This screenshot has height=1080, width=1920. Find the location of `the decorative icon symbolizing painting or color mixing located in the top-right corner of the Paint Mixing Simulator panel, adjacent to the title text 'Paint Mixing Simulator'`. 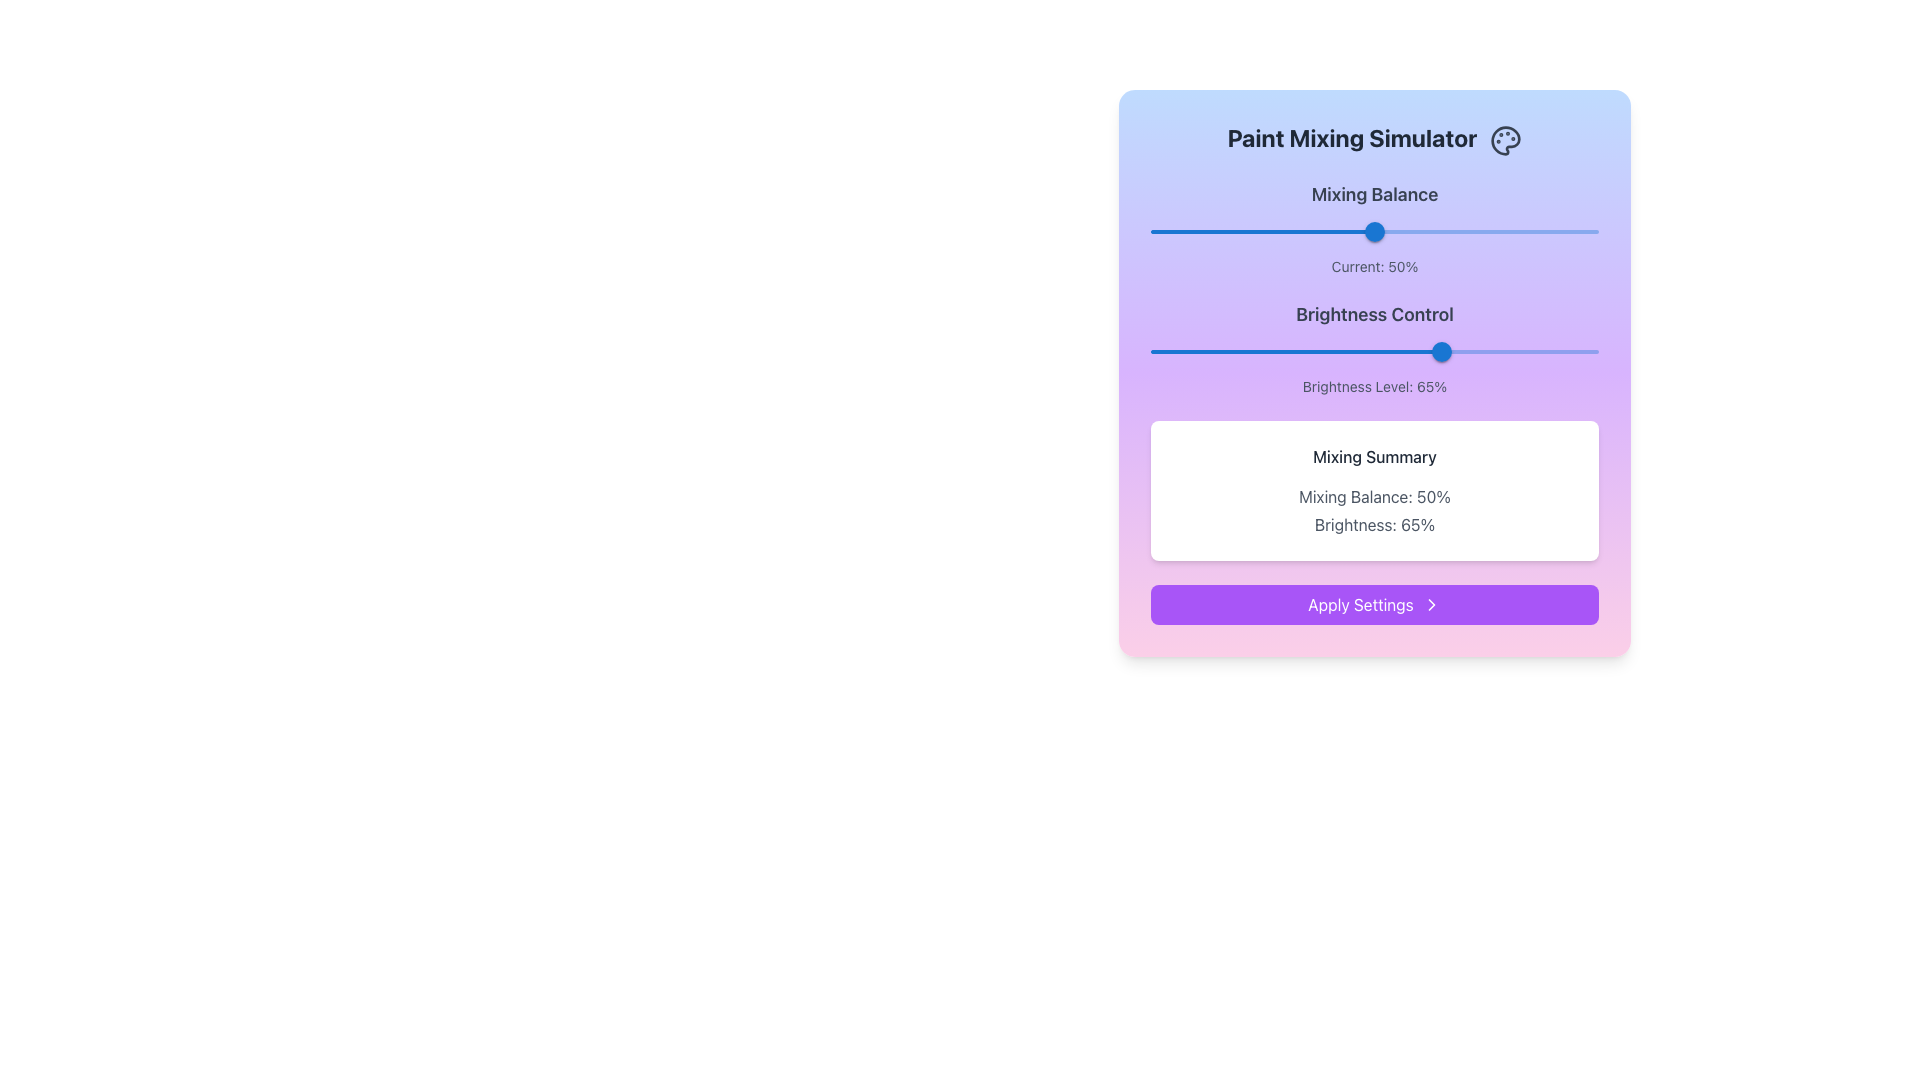

the decorative icon symbolizing painting or color mixing located in the top-right corner of the Paint Mixing Simulator panel, adjacent to the title text 'Paint Mixing Simulator' is located at coordinates (1506, 139).